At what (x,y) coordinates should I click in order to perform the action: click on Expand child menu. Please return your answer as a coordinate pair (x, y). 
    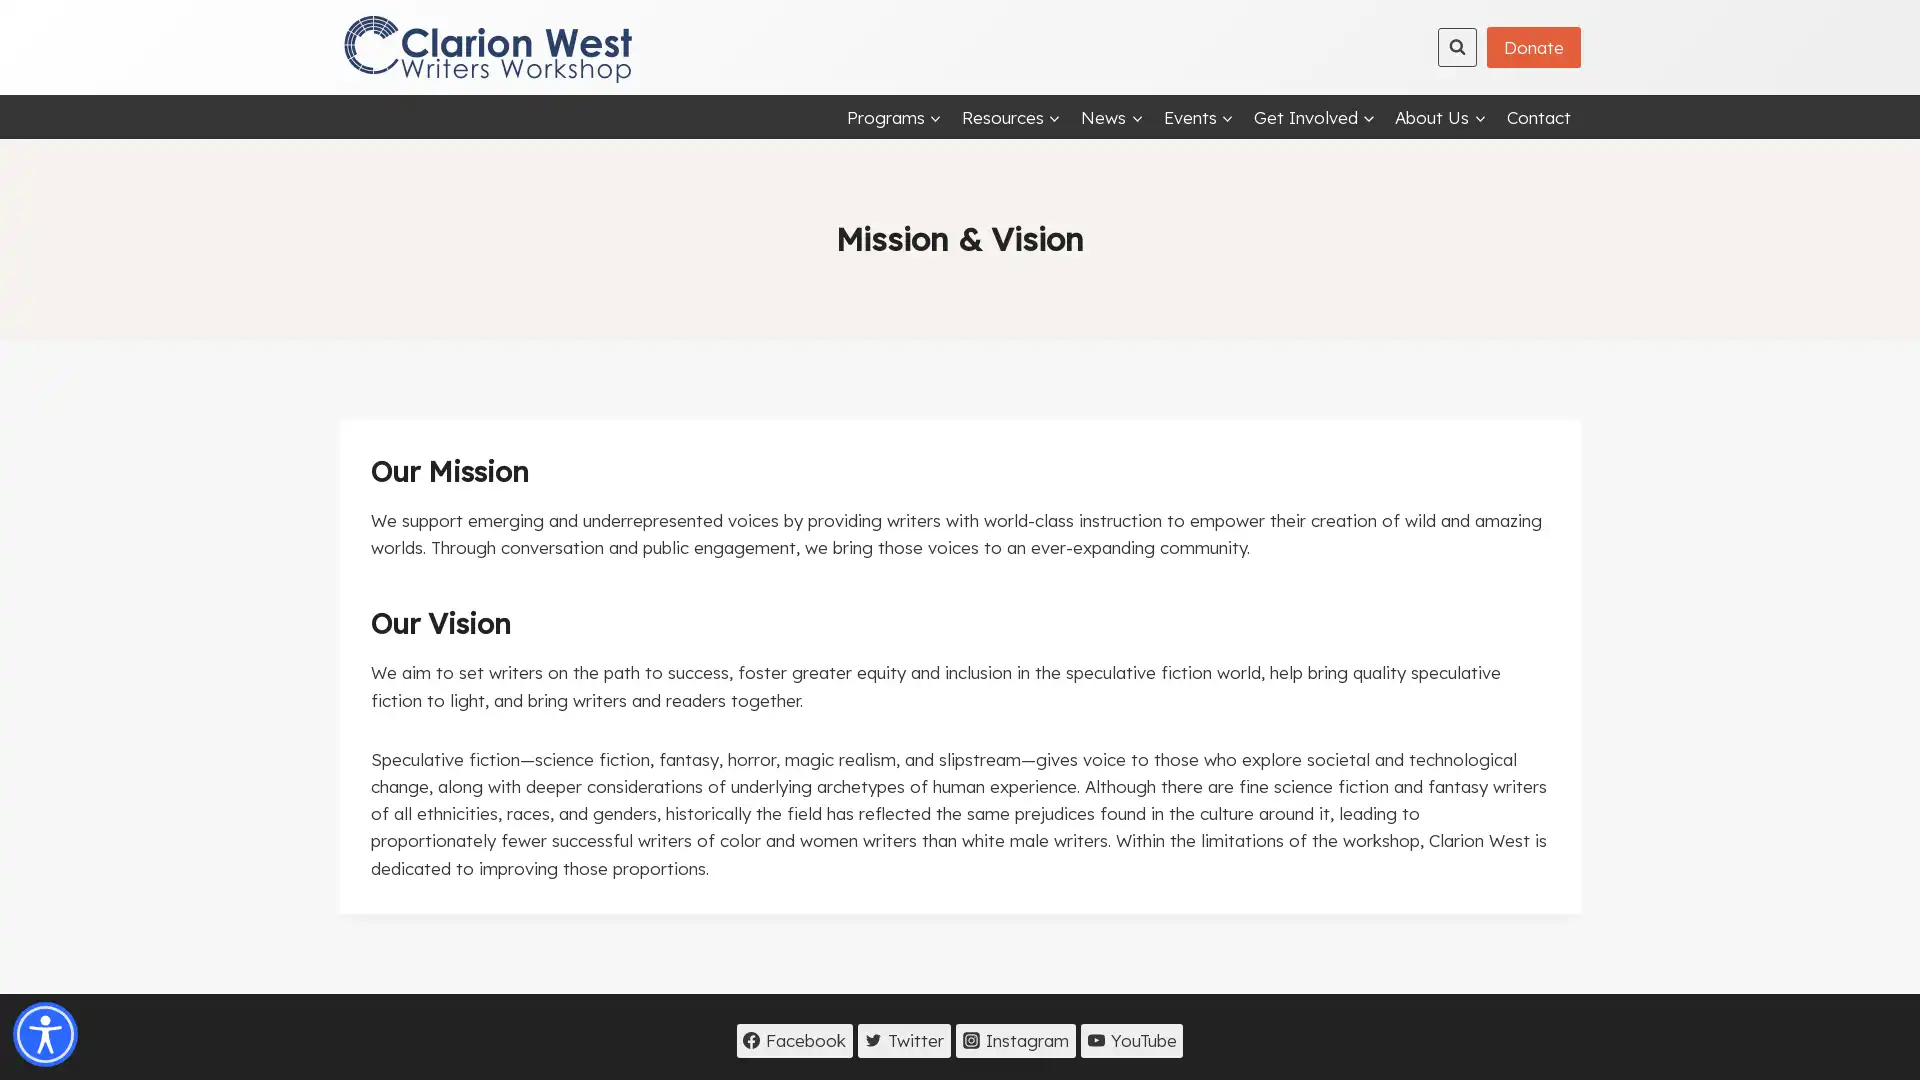
    Looking at the image, I should click on (1198, 116).